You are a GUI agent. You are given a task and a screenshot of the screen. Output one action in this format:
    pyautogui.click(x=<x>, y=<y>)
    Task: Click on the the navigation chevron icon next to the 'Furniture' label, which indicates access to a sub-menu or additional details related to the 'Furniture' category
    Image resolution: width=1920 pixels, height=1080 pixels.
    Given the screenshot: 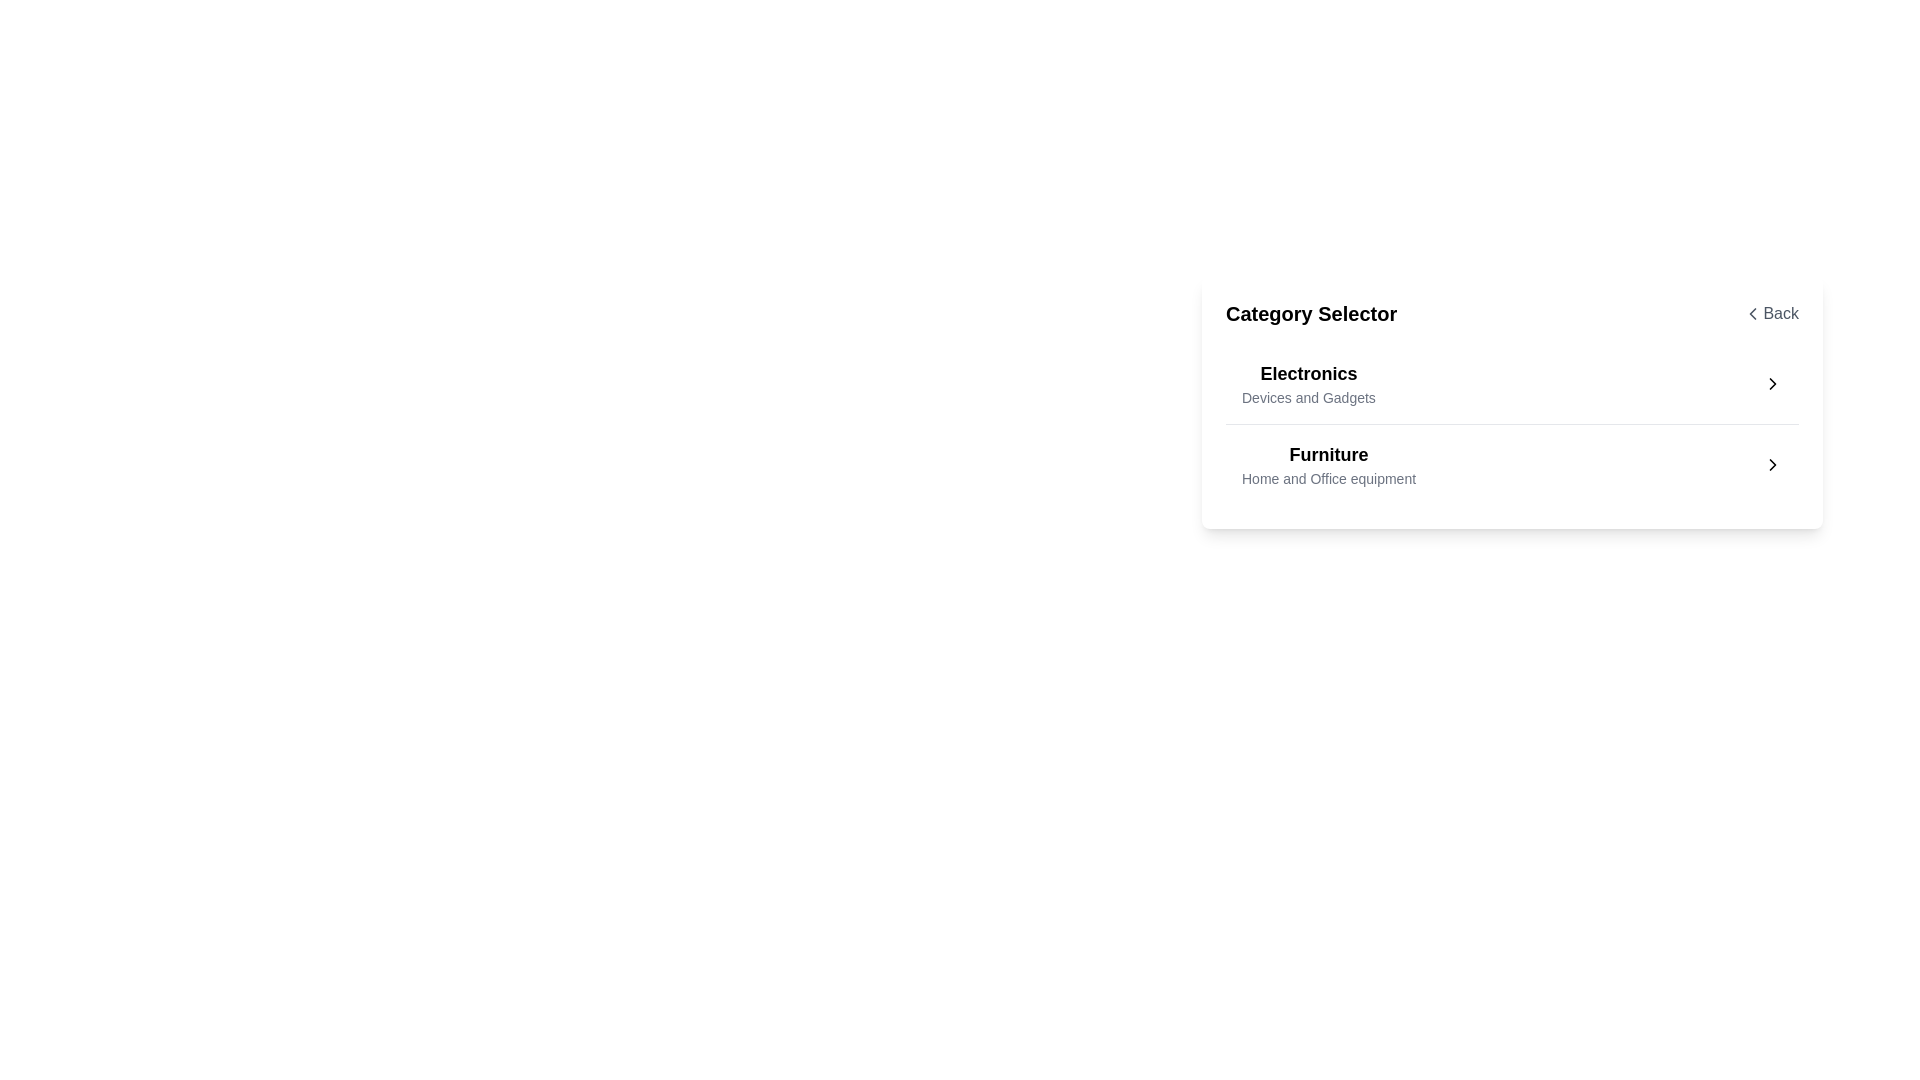 What is the action you would take?
    pyautogui.click(x=1772, y=465)
    